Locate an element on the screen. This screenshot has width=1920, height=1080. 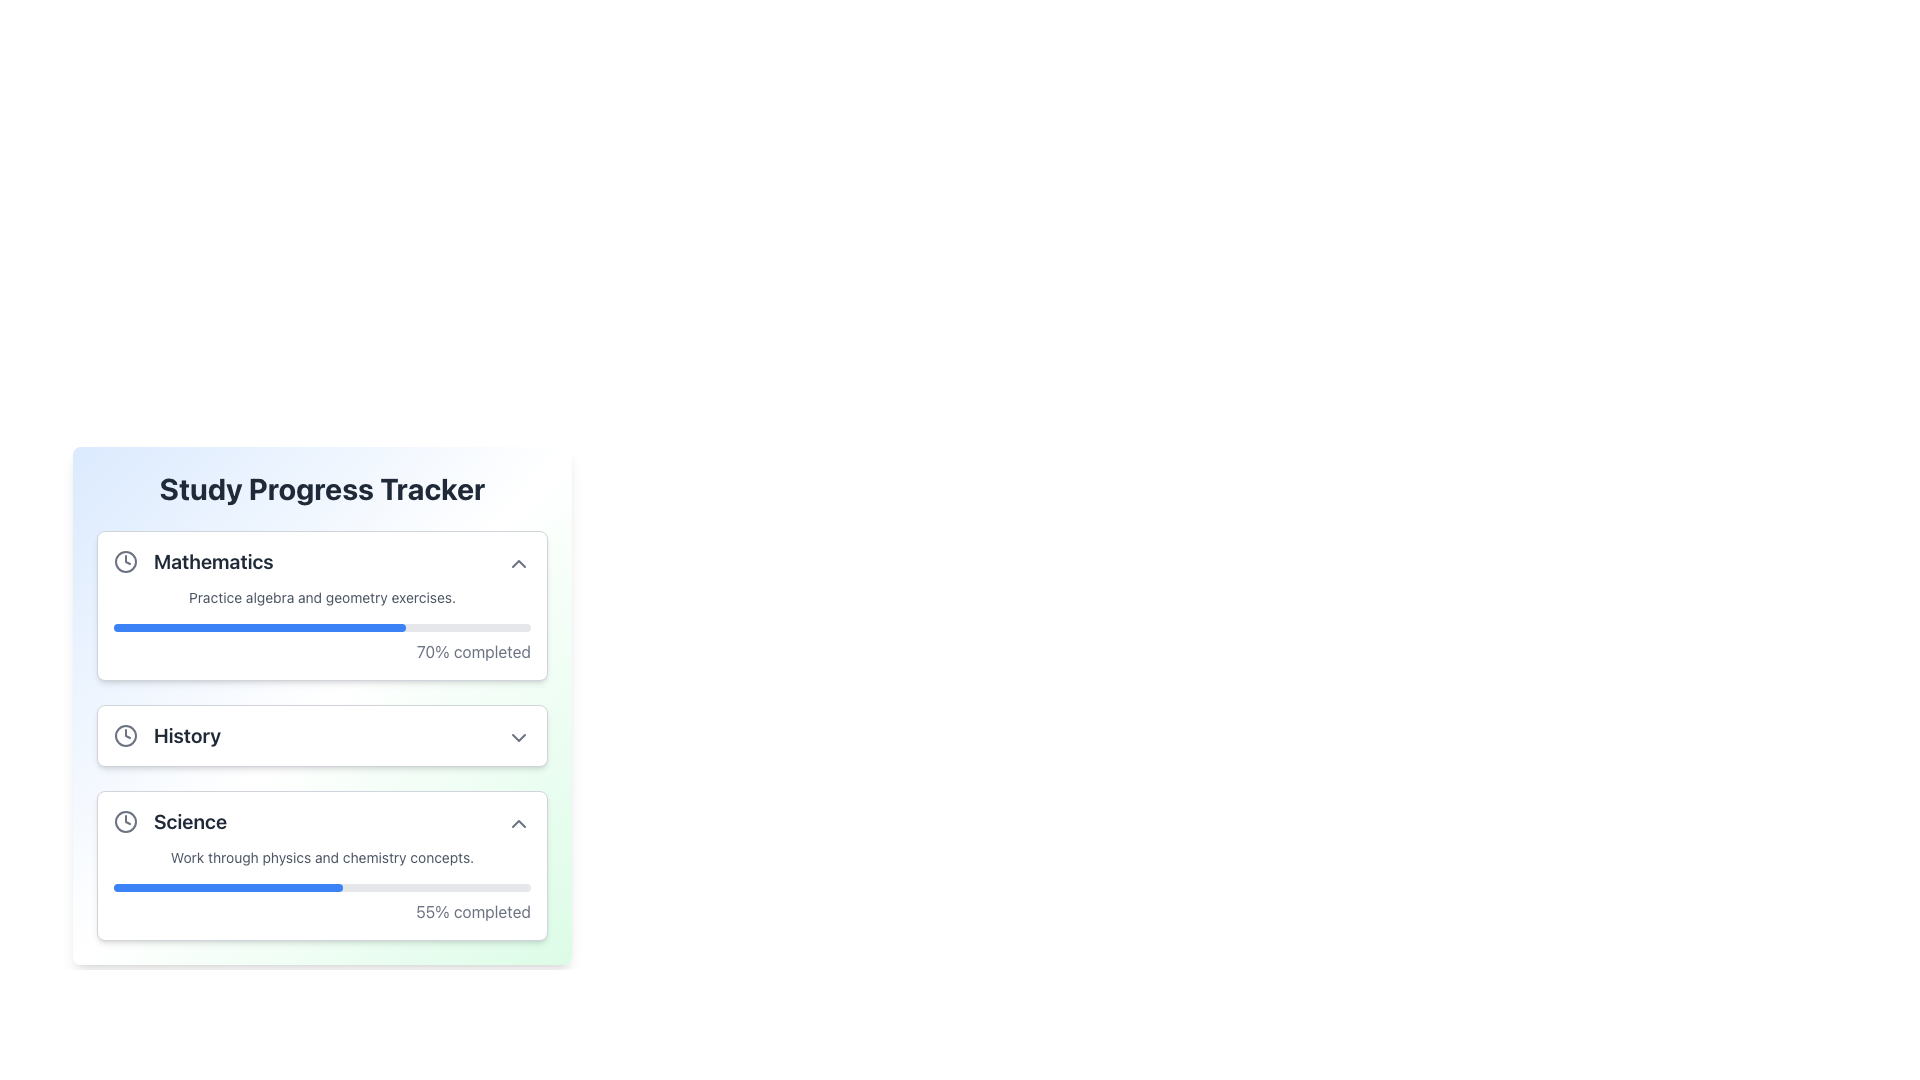
title text element at the top of the section that summarizes the content for the subsequent progress trackers is located at coordinates (322, 489).